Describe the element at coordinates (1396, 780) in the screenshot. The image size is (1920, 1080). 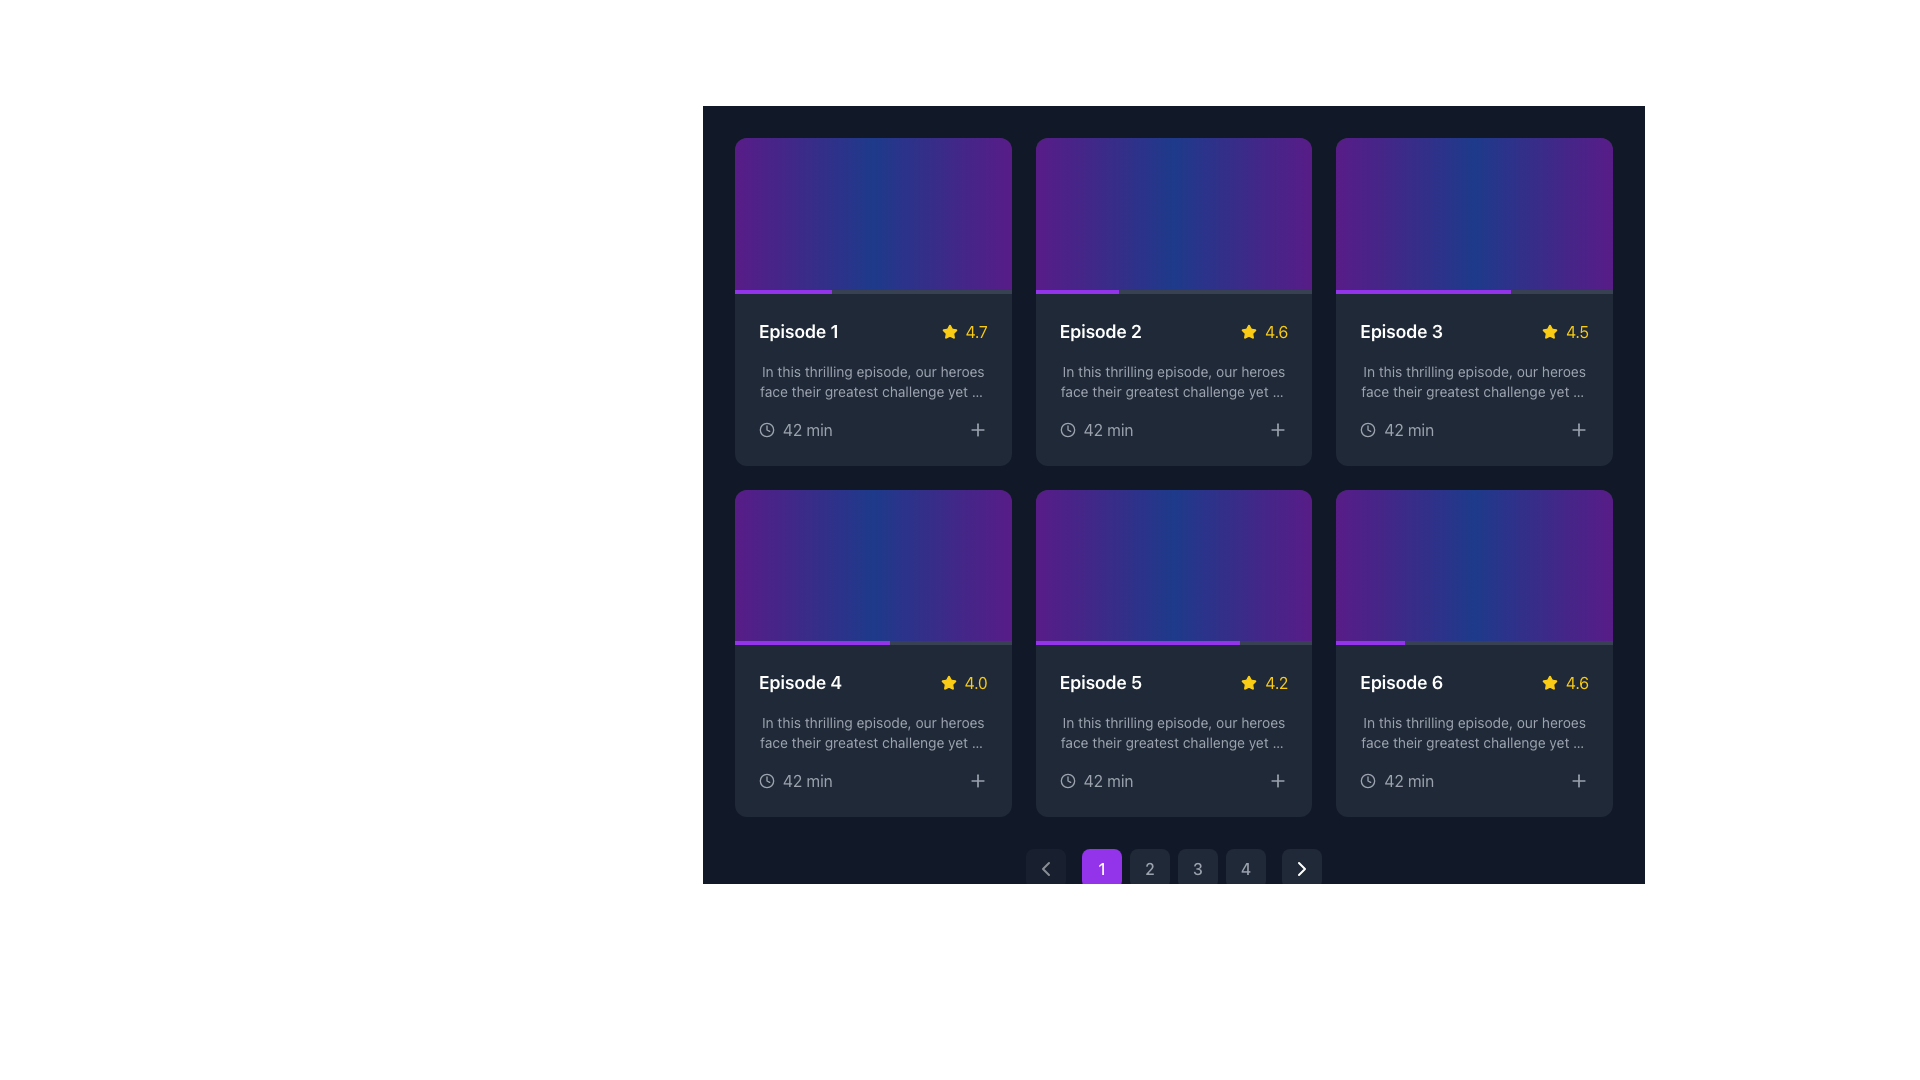
I see `the label displaying '42 min' next to the clock icon, which is located in the bottom section of the card for 'Episode 6', just below the rating score and to the right of the 'star' icon` at that location.